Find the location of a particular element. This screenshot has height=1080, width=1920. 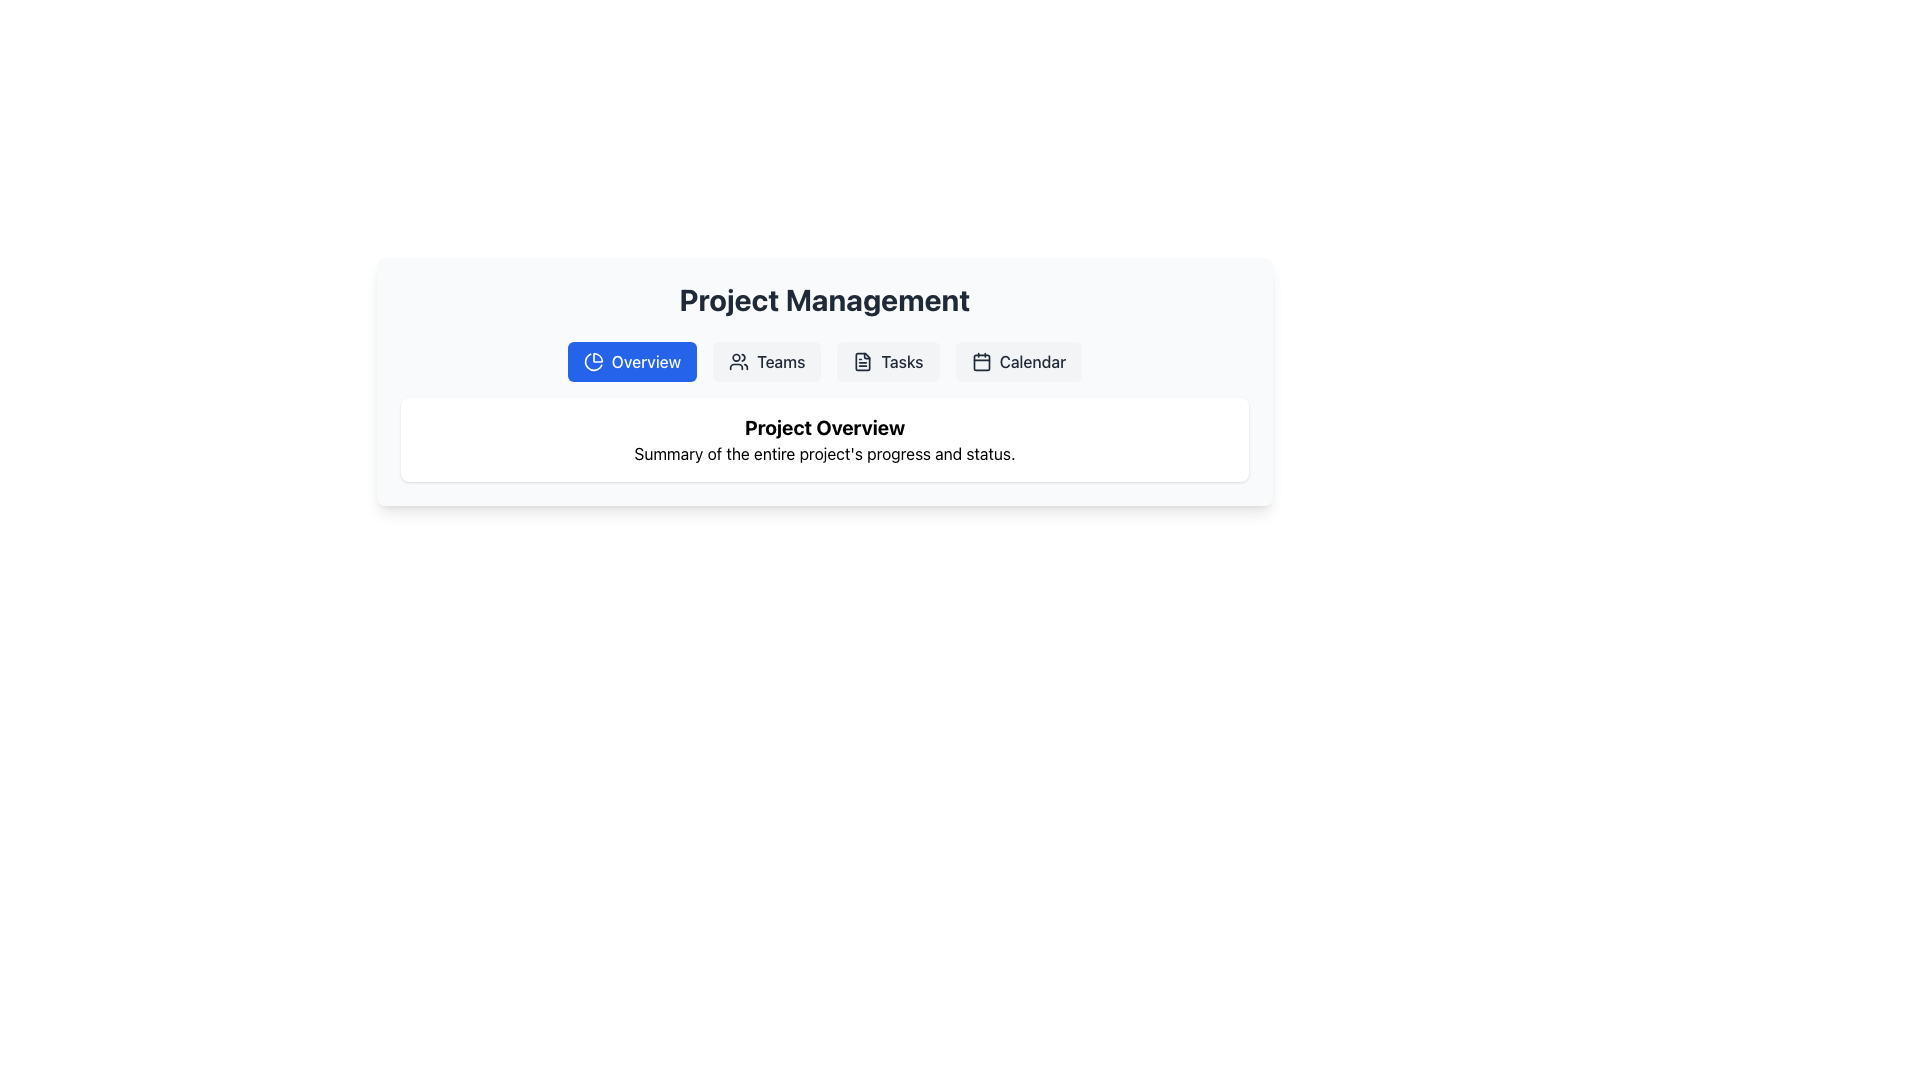

the pie chart icon with a blue background located within the Overview button is located at coordinates (592, 362).